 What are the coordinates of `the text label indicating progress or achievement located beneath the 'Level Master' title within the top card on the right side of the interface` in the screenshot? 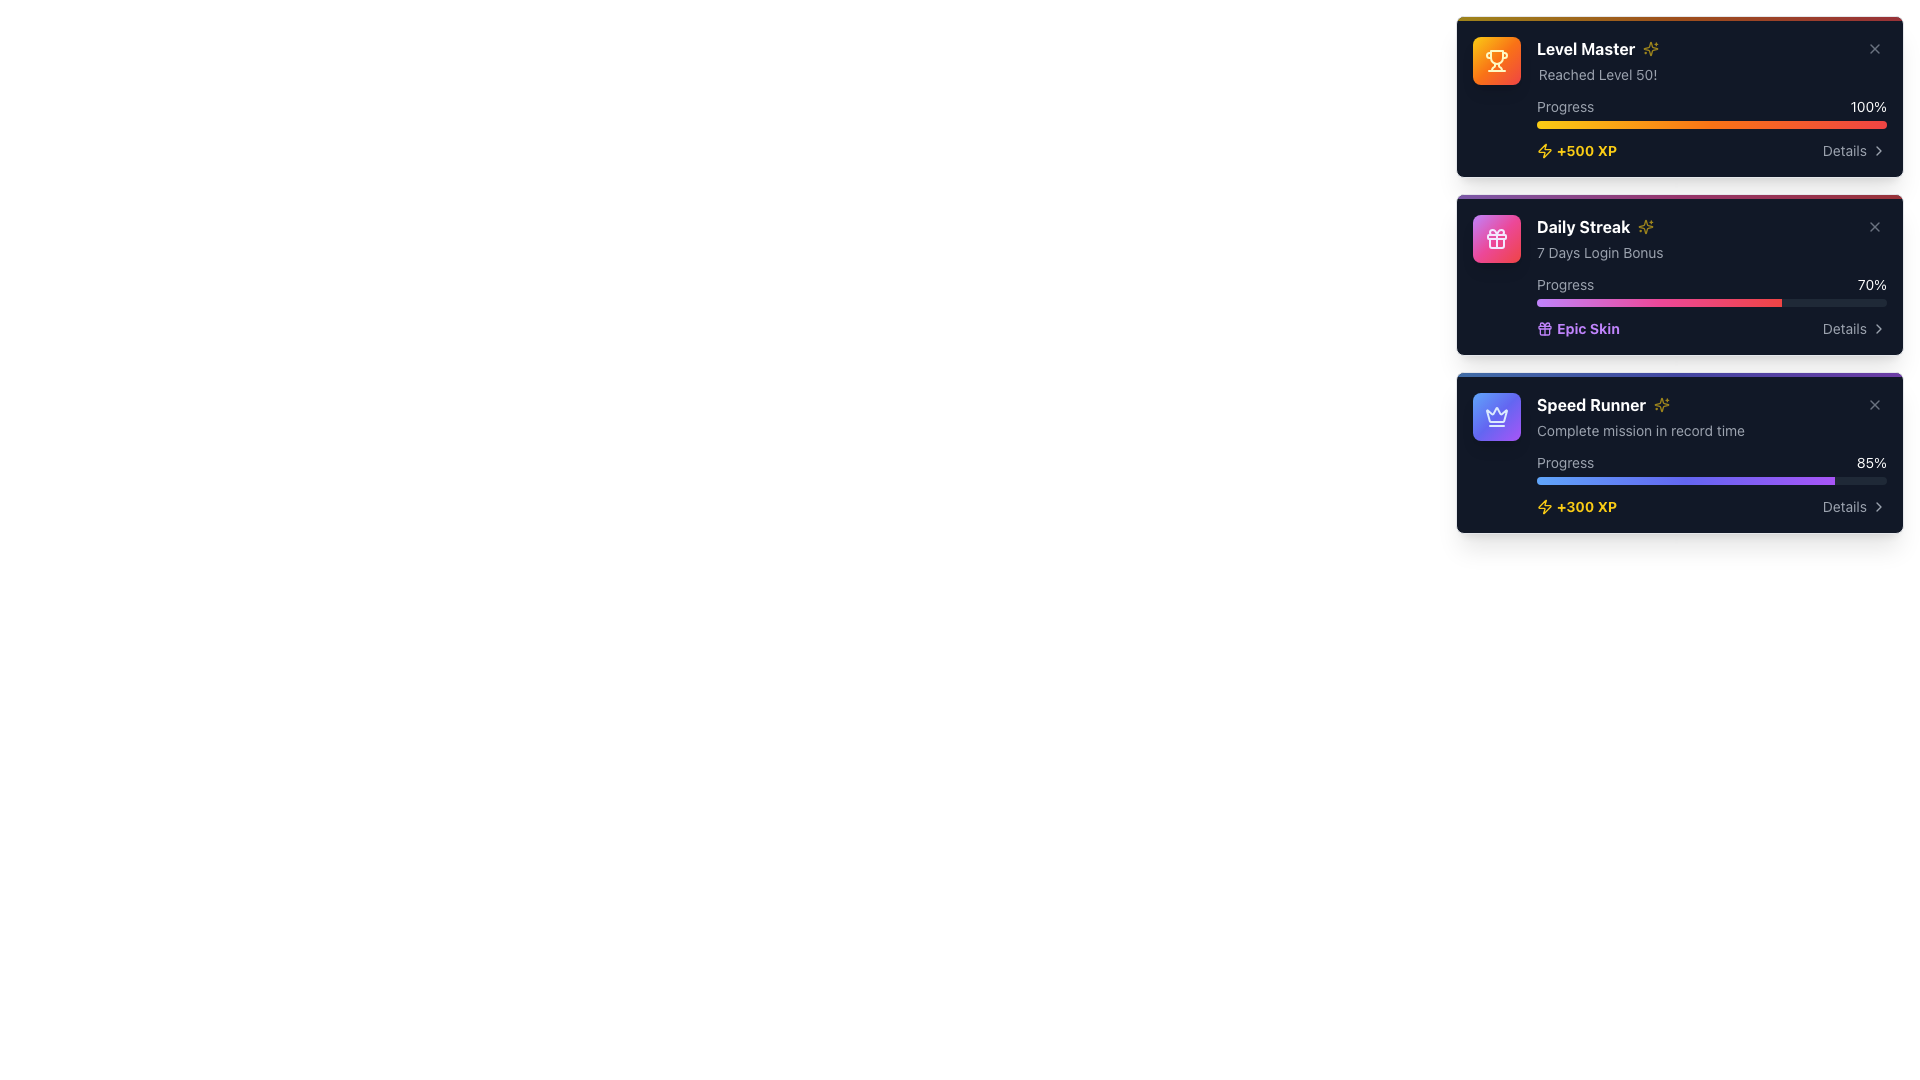 It's located at (1597, 73).